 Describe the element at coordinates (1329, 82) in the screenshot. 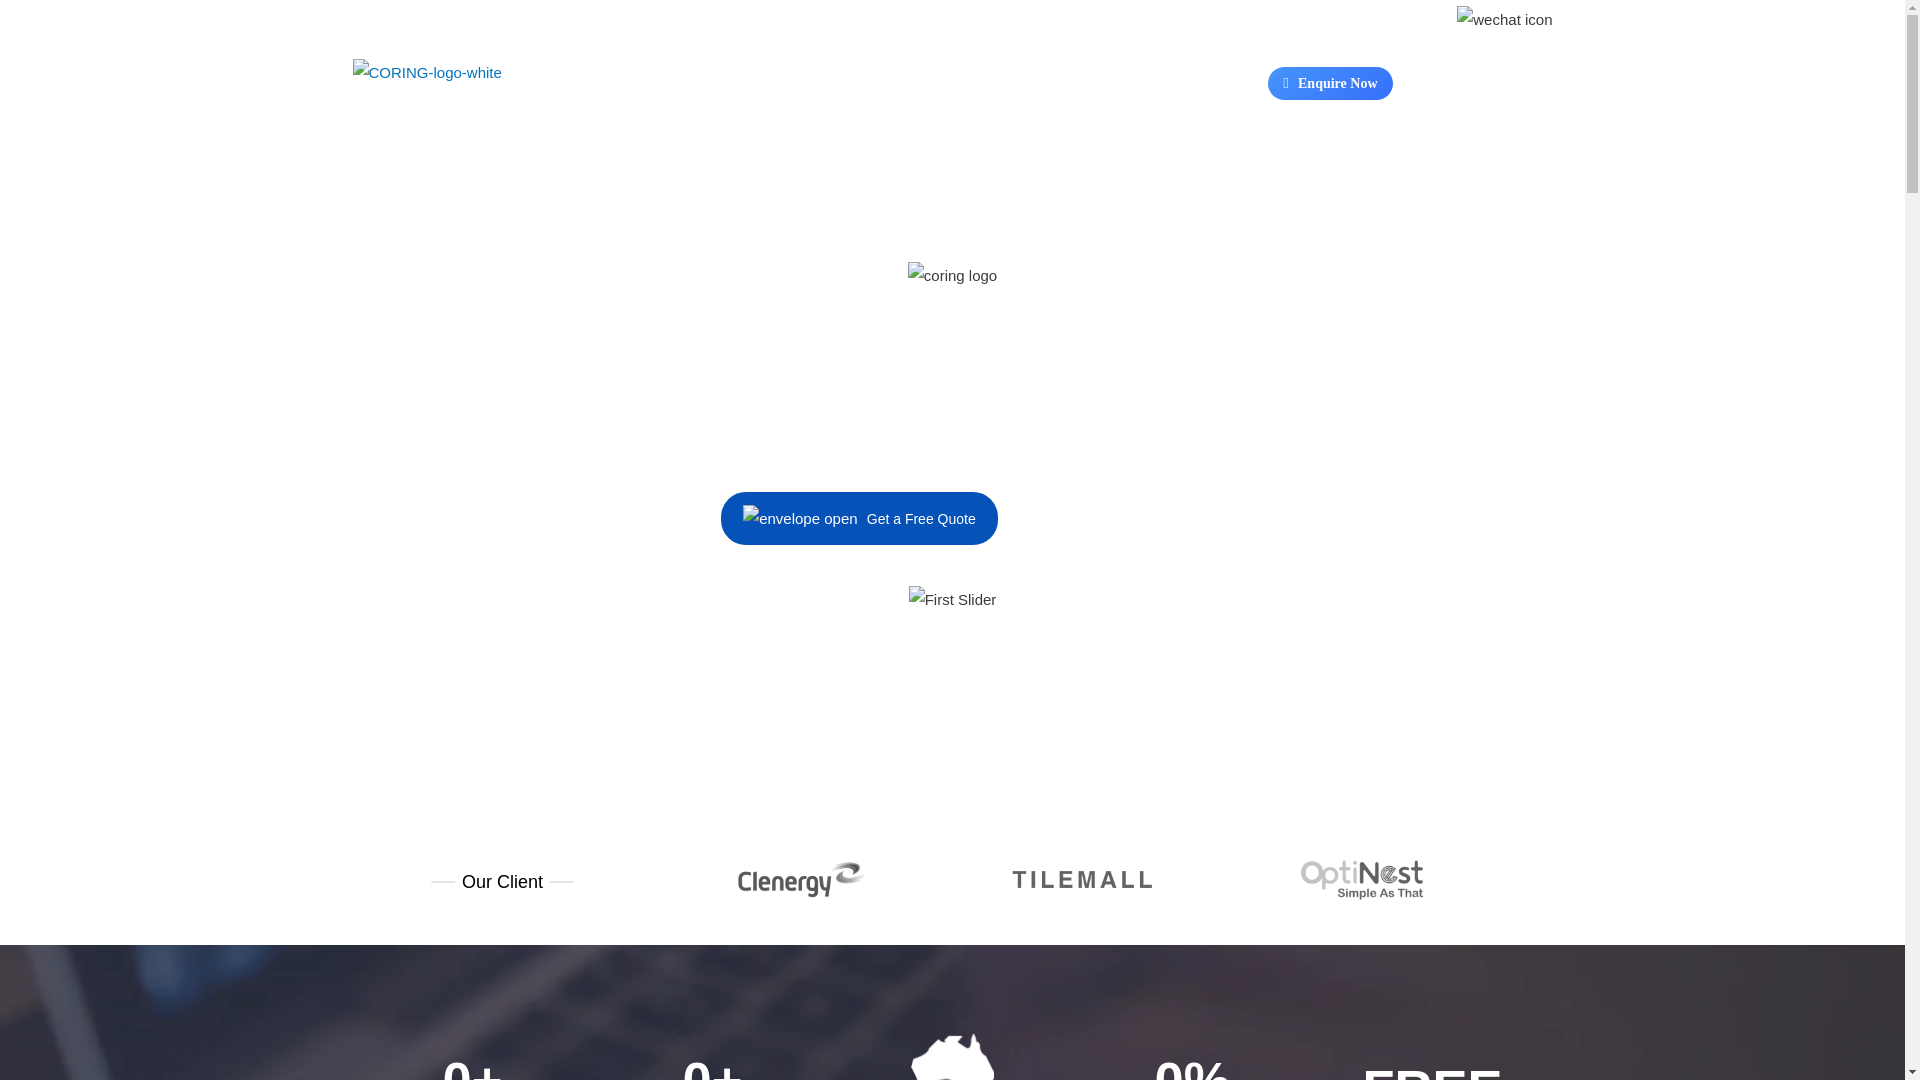

I see `'Enquire Now'` at that location.